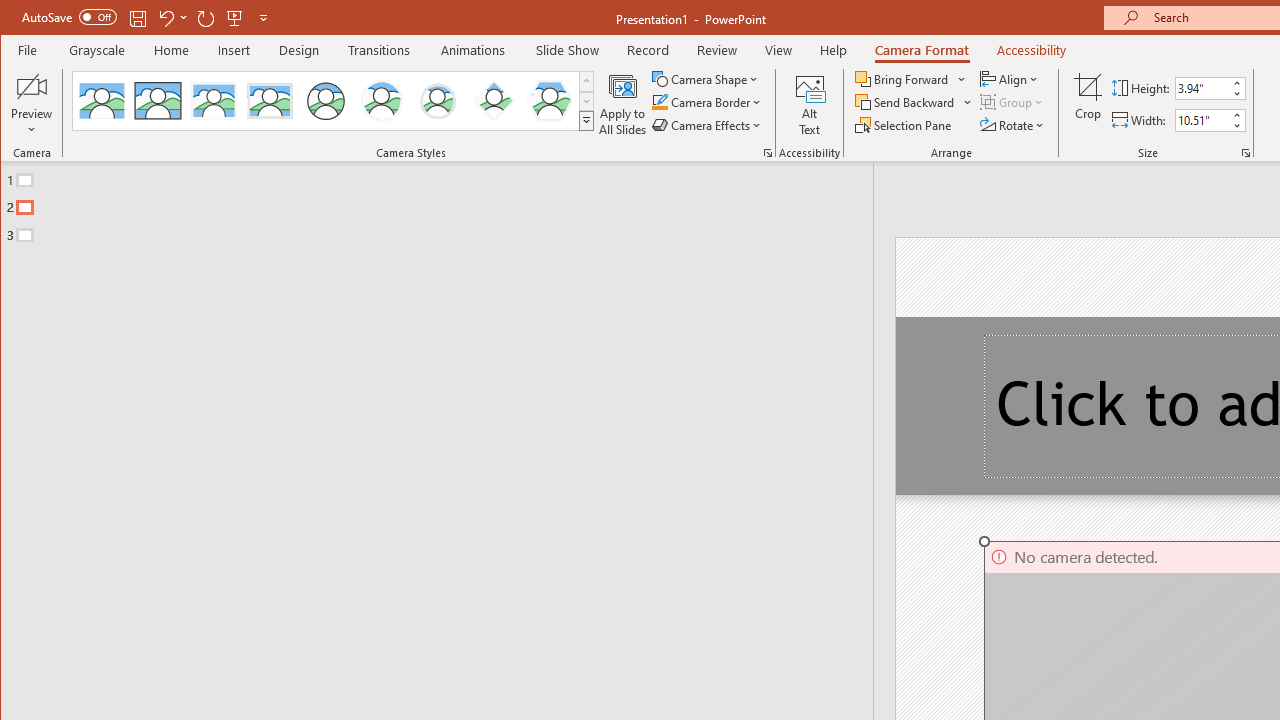 The image size is (1280, 720). Describe the element at coordinates (1013, 125) in the screenshot. I see `'Rotate'` at that location.